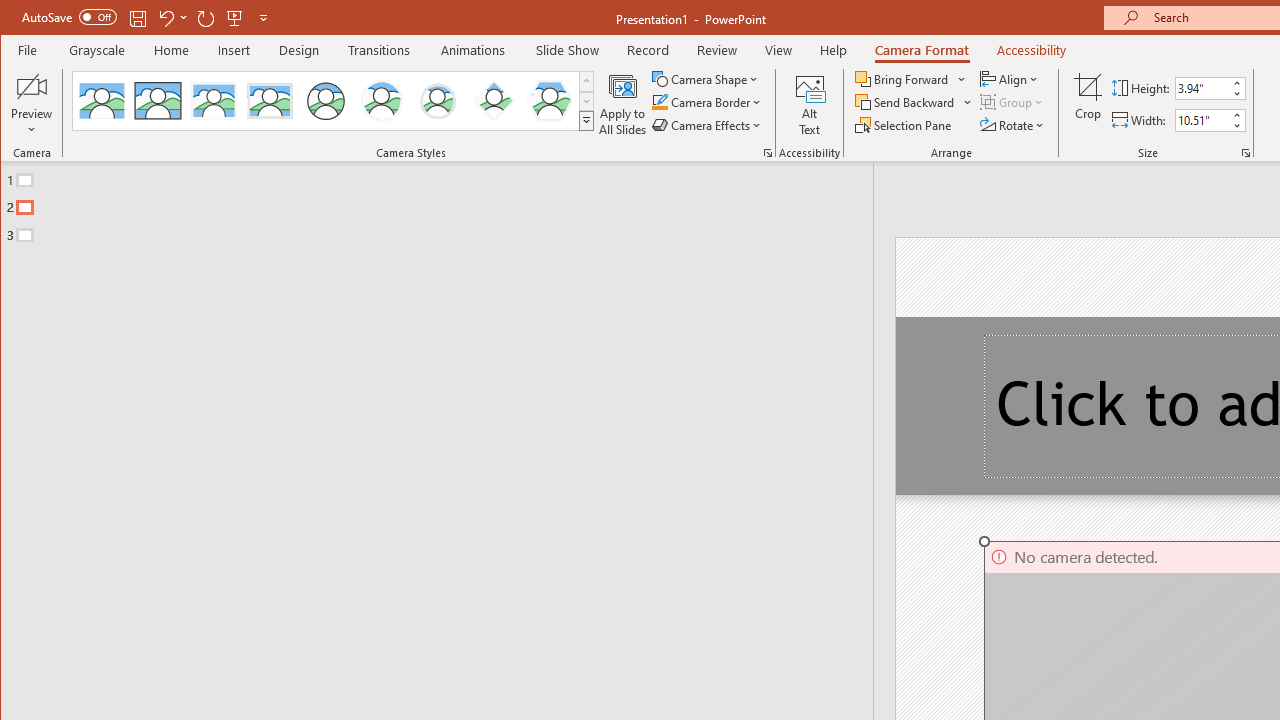 The image size is (1280, 720). Describe the element at coordinates (1013, 125) in the screenshot. I see `'Rotate'` at that location.